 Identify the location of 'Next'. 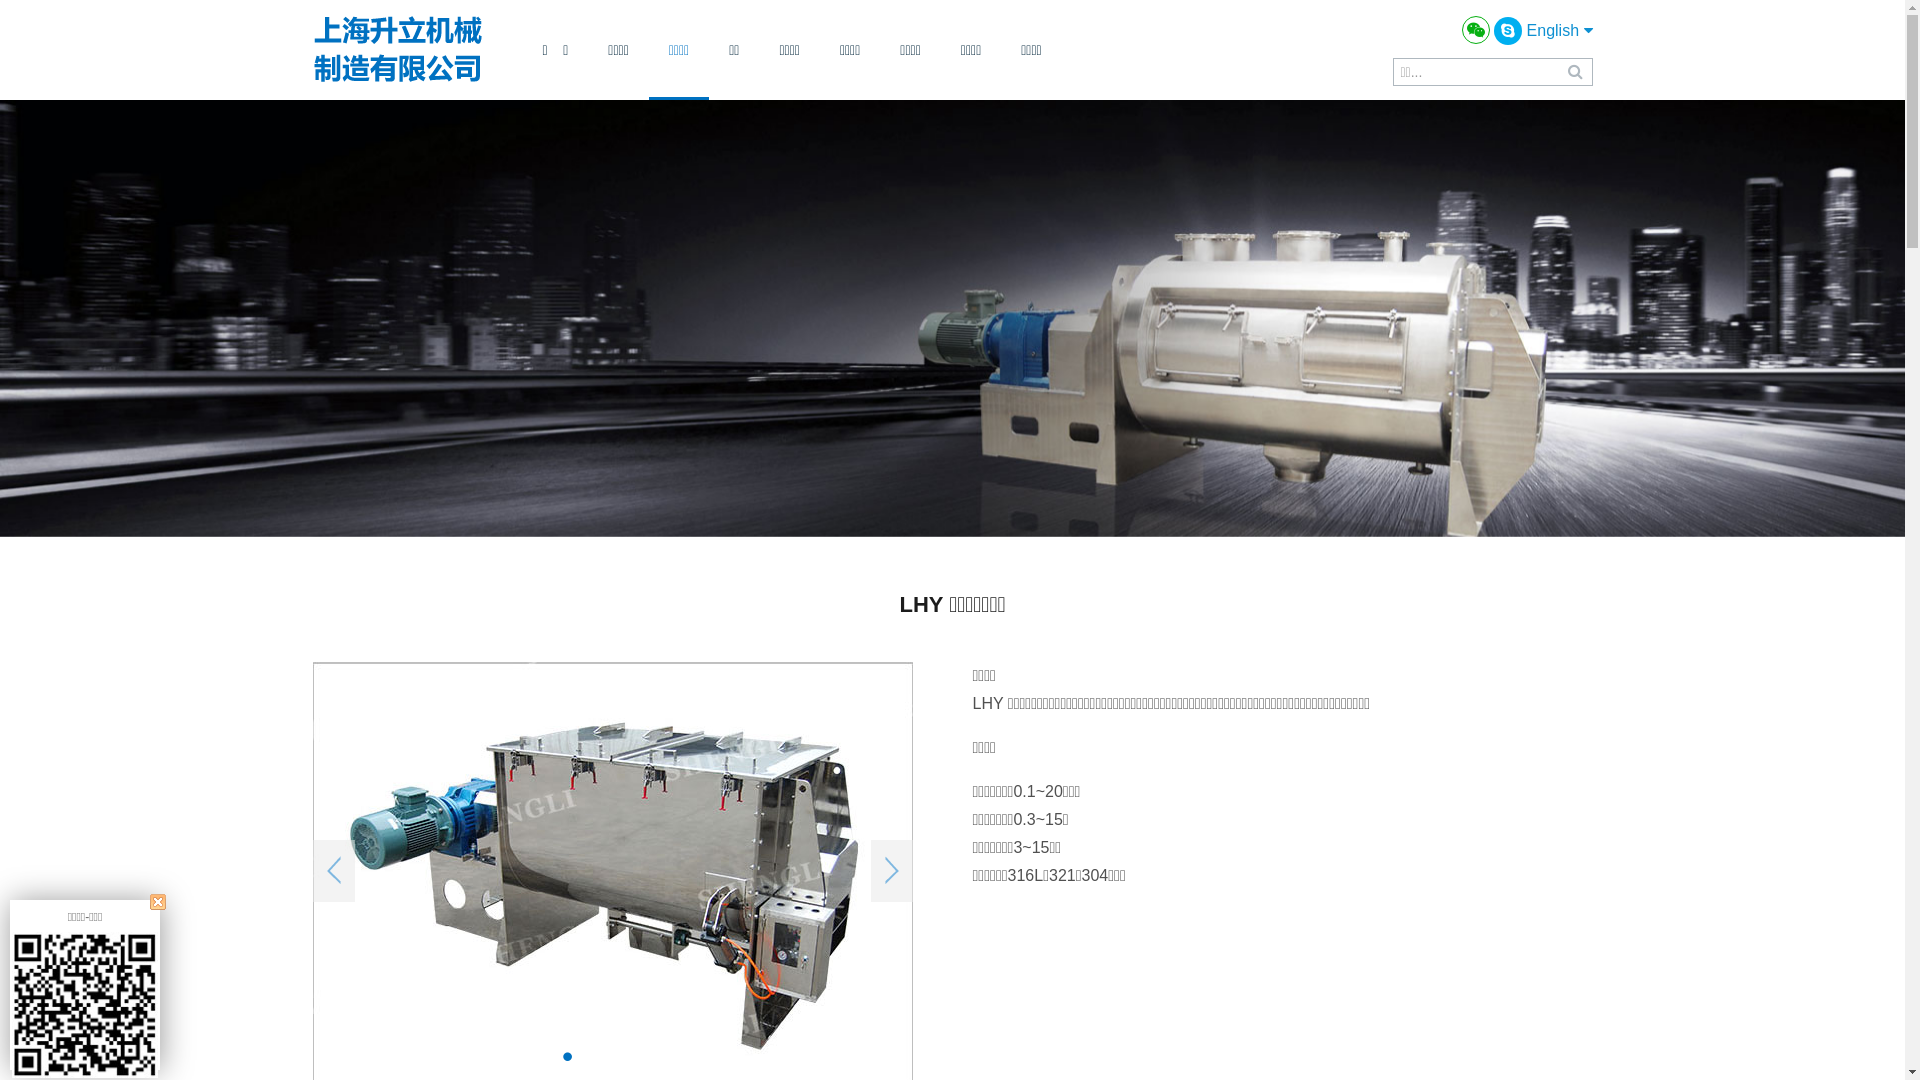
(869, 870).